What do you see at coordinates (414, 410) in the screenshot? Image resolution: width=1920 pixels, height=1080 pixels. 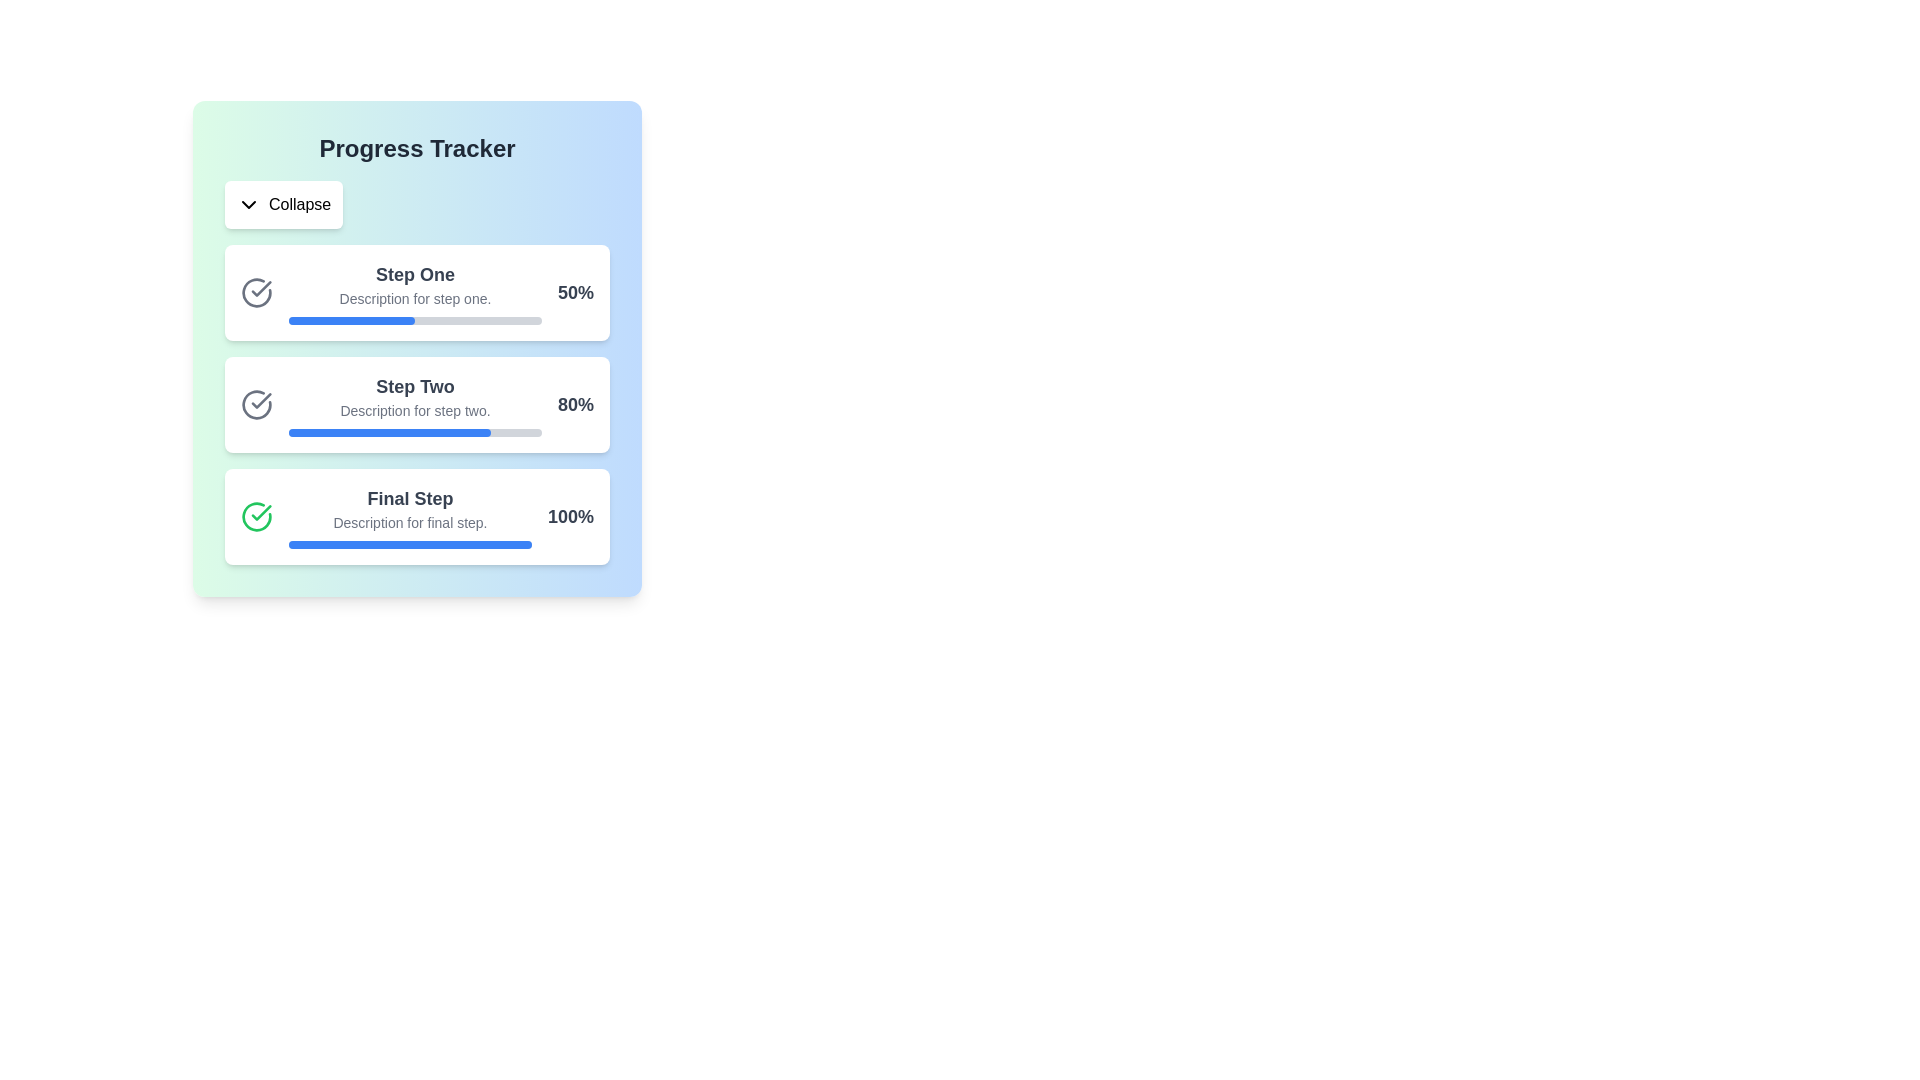 I see `properties of the descriptive text located in the 'Step Two' section of the progress tracker, positioned directly below the title 'Step Two' and above a progress bar` at bounding box center [414, 410].